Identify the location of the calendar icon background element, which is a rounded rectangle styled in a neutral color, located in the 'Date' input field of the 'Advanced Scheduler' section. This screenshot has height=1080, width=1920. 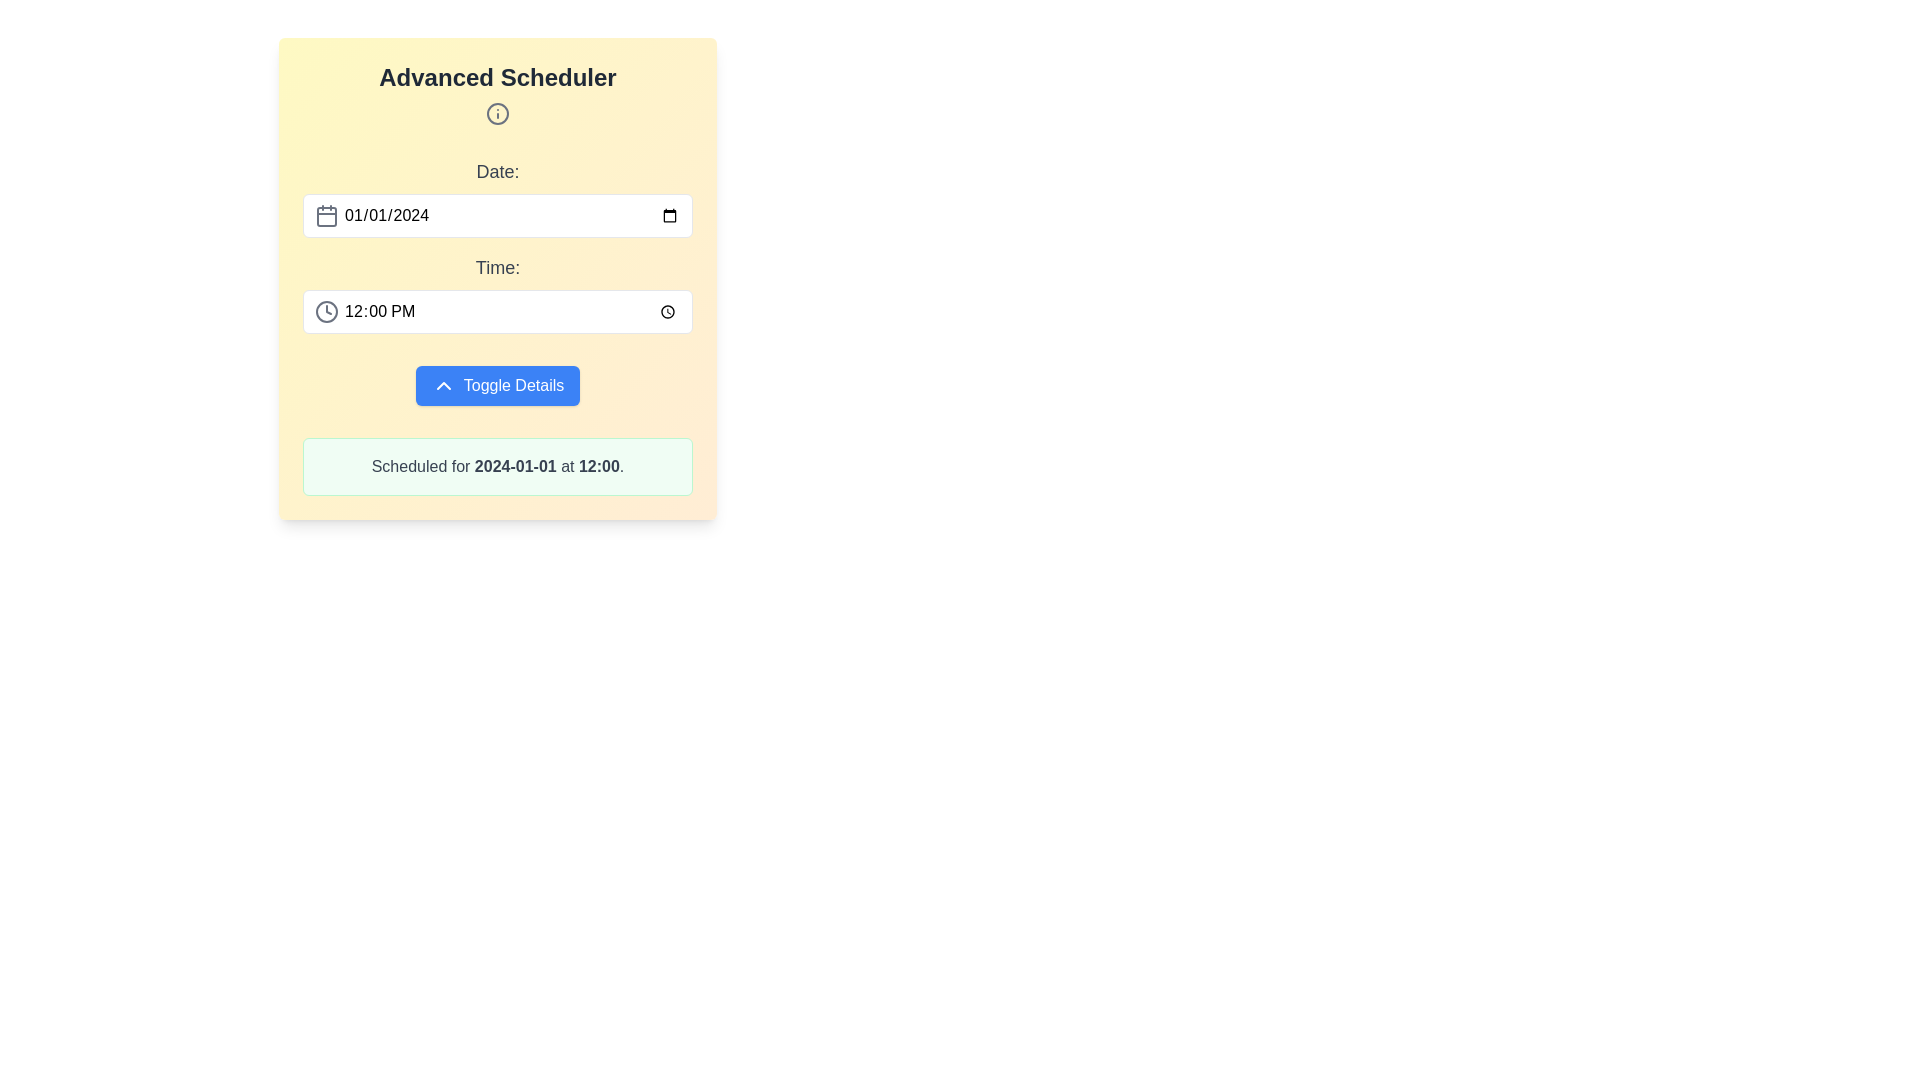
(326, 216).